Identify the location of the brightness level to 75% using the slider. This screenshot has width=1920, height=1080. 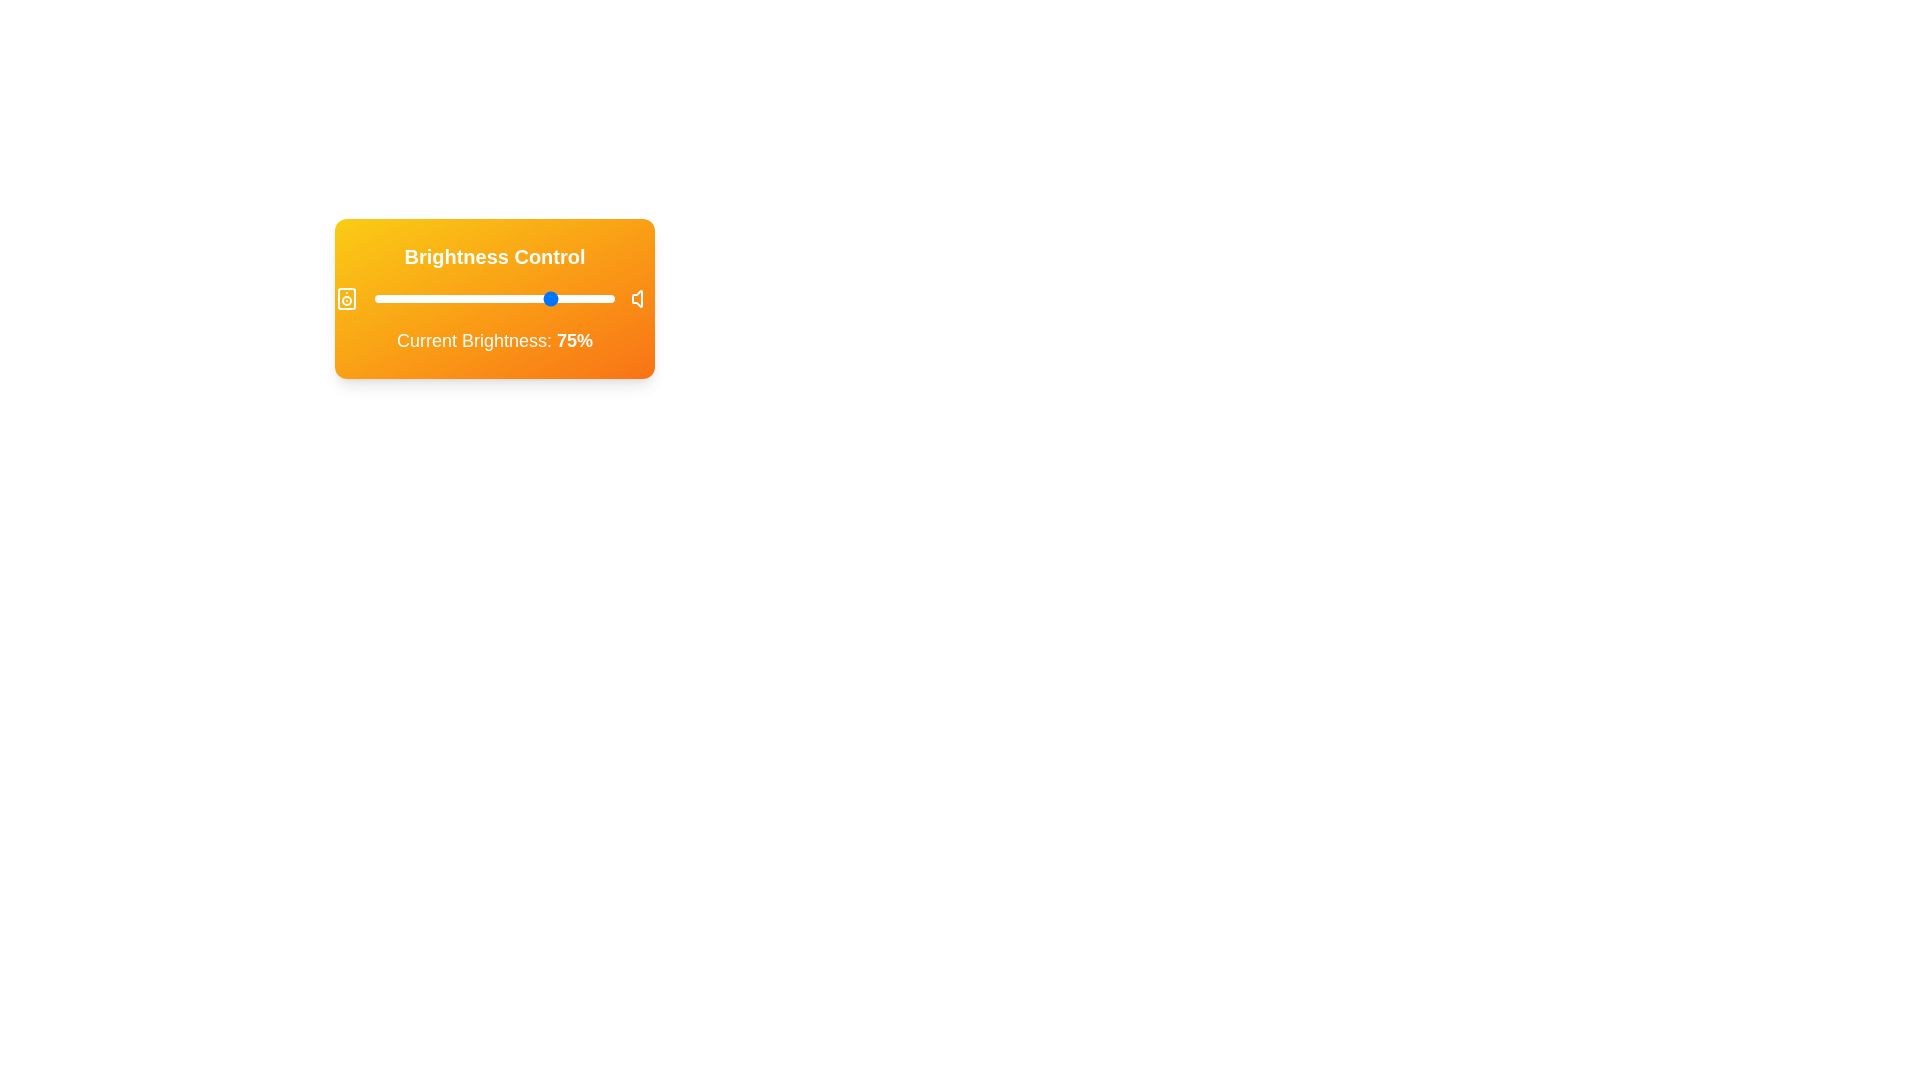
(555, 299).